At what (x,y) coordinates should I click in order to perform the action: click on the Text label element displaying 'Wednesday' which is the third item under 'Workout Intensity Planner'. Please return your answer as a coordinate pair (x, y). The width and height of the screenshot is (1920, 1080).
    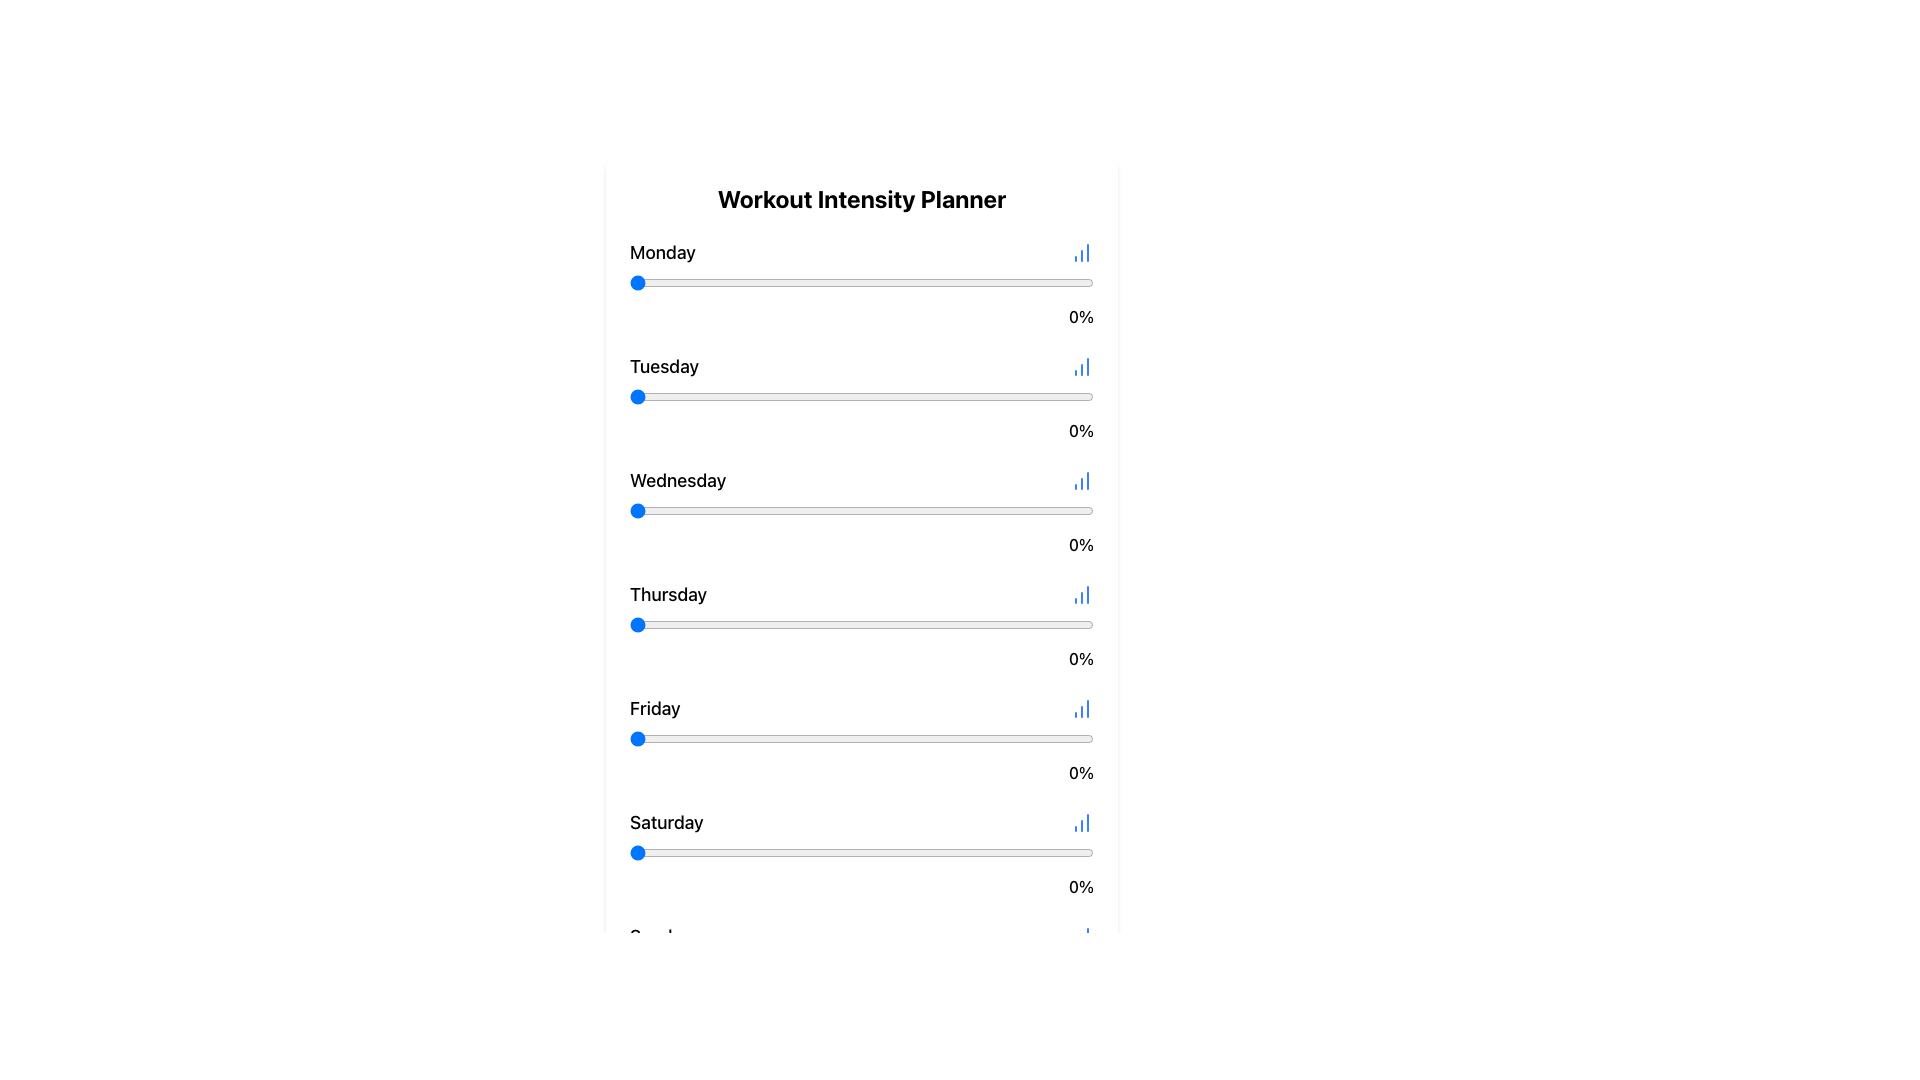
    Looking at the image, I should click on (678, 481).